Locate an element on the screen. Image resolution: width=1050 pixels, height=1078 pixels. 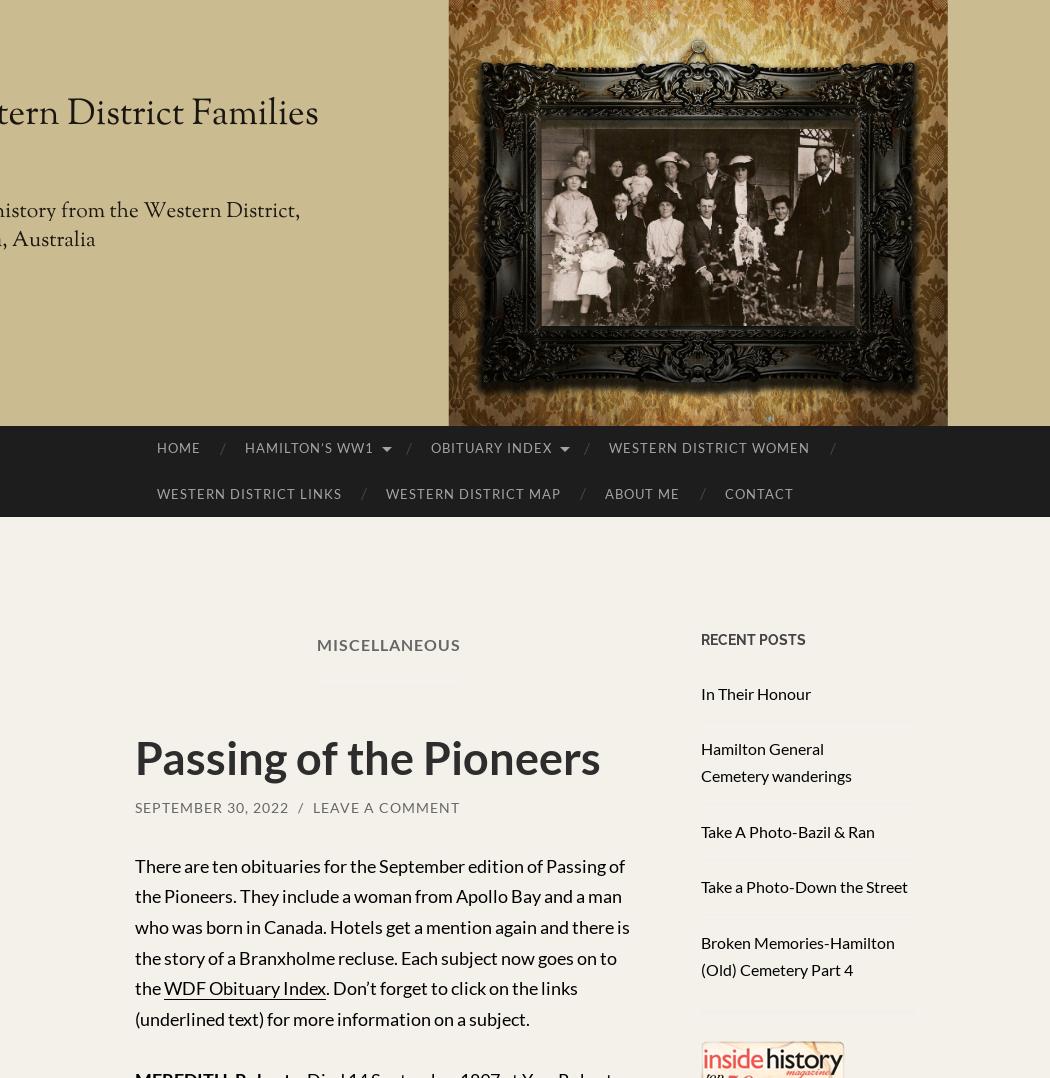
'There are ten obituaries for the September edition of Passing of the Pioneers. They include a woman from Apollo Bay and a man who was born in Canada. Hotels get a mention again and there is the story of a Branxholme recluse. Each subject now goes on to the' is located at coordinates (382, 925).